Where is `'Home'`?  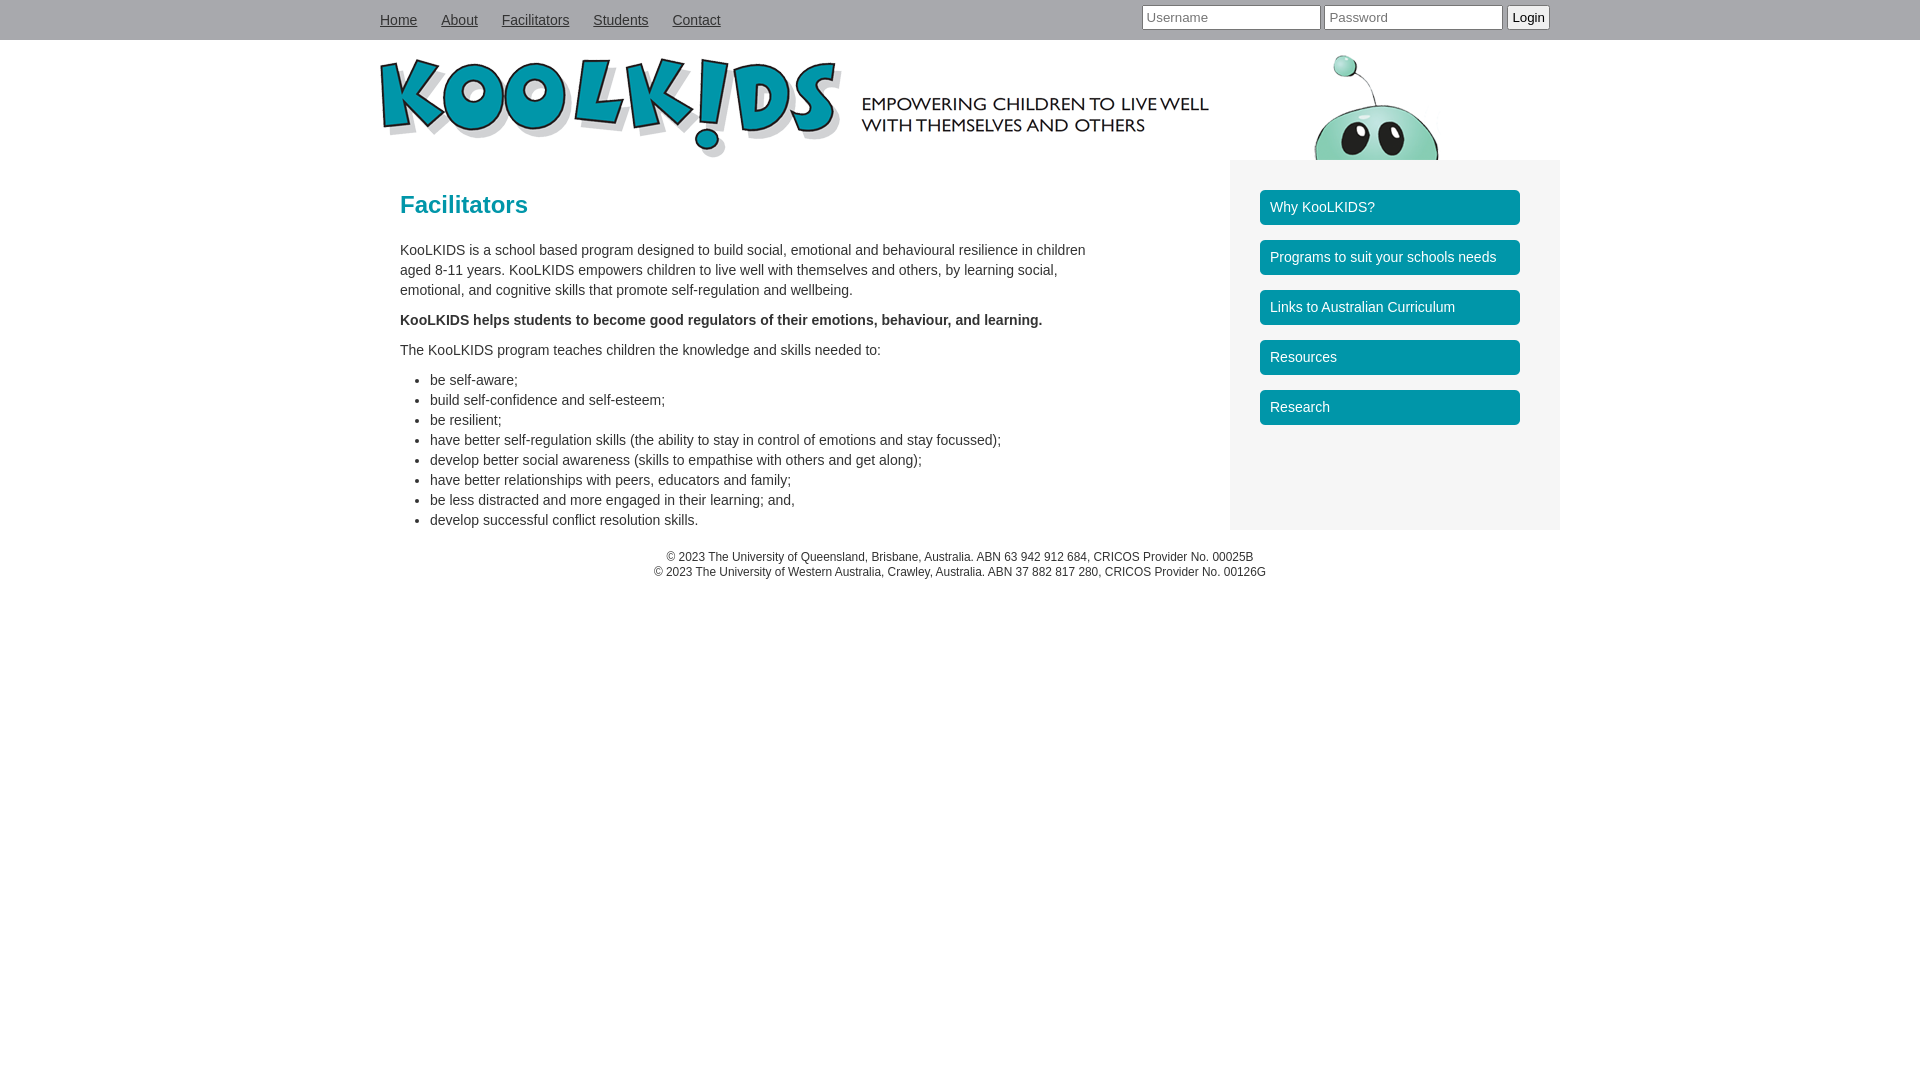 'Home' is located at coordinates (398, 19).